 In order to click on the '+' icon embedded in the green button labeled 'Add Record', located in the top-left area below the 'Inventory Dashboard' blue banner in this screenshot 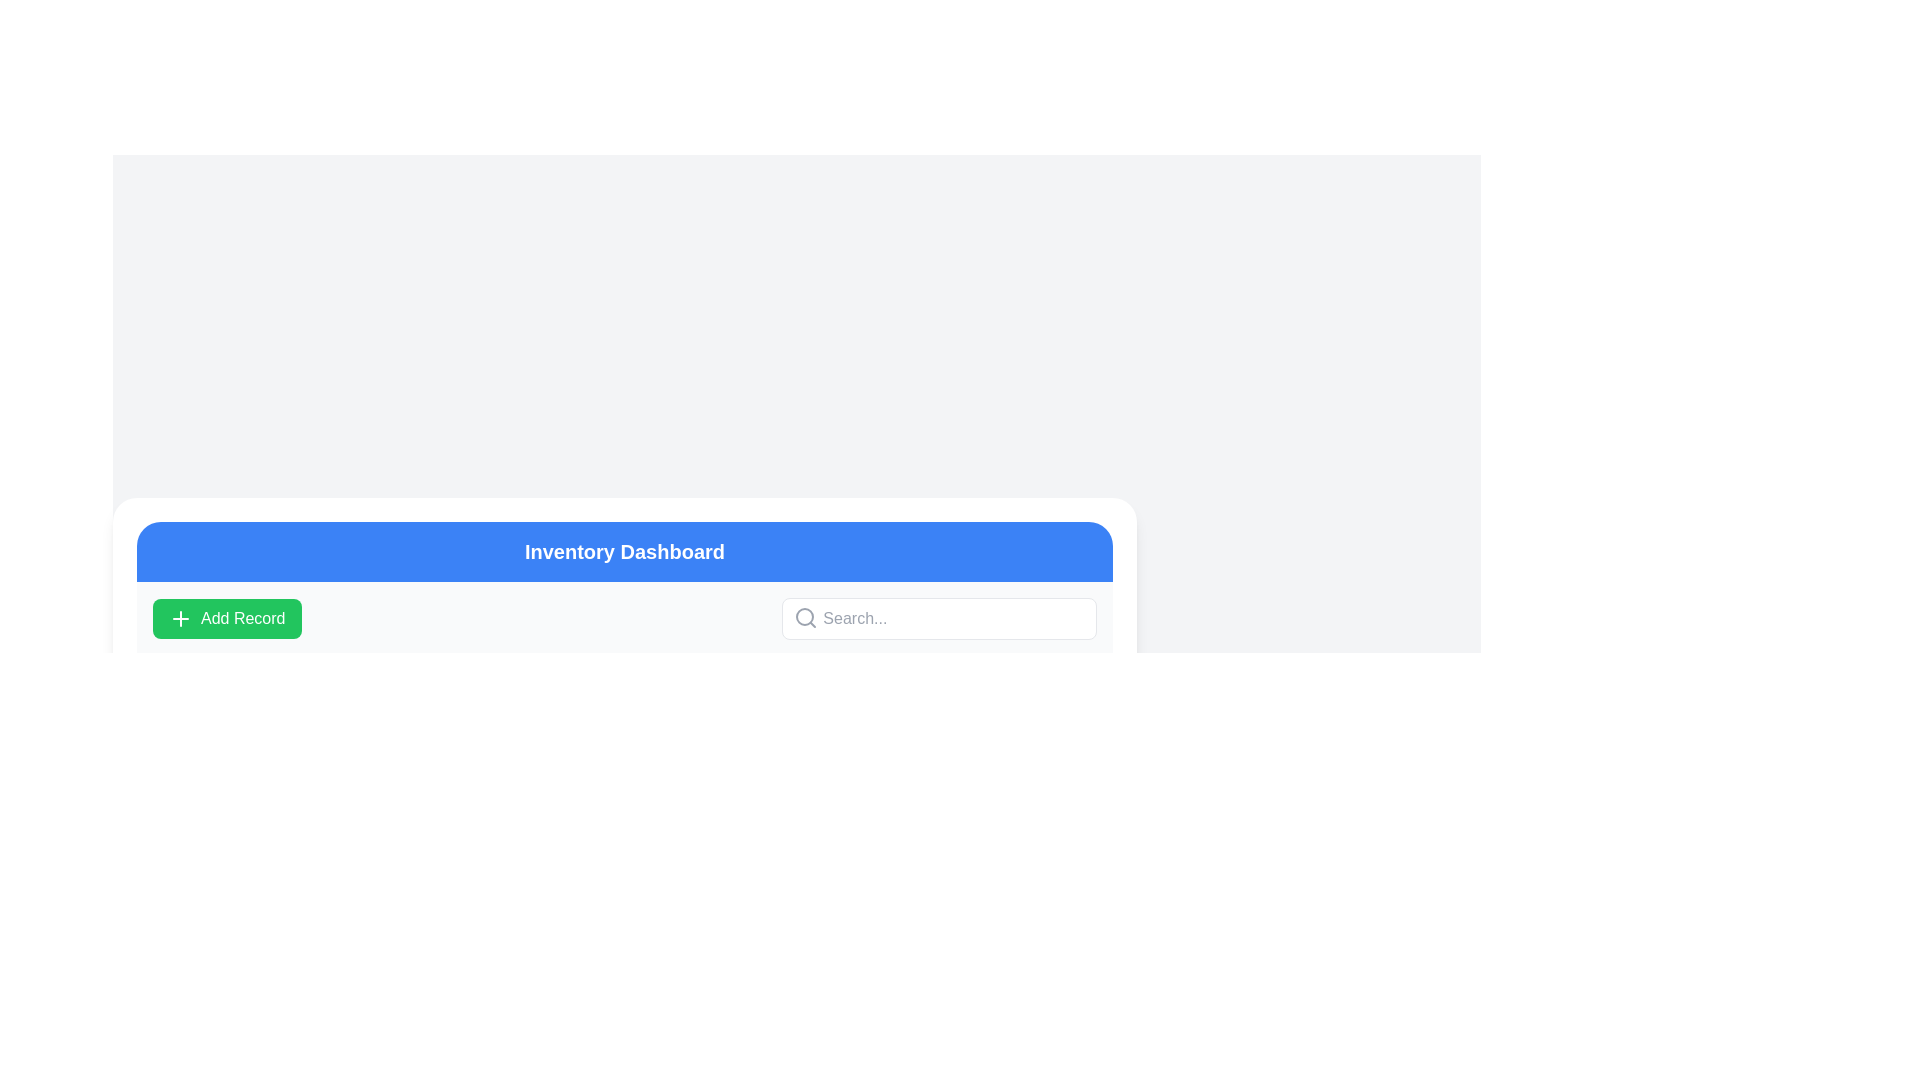, I will do `click(181, 617)`.